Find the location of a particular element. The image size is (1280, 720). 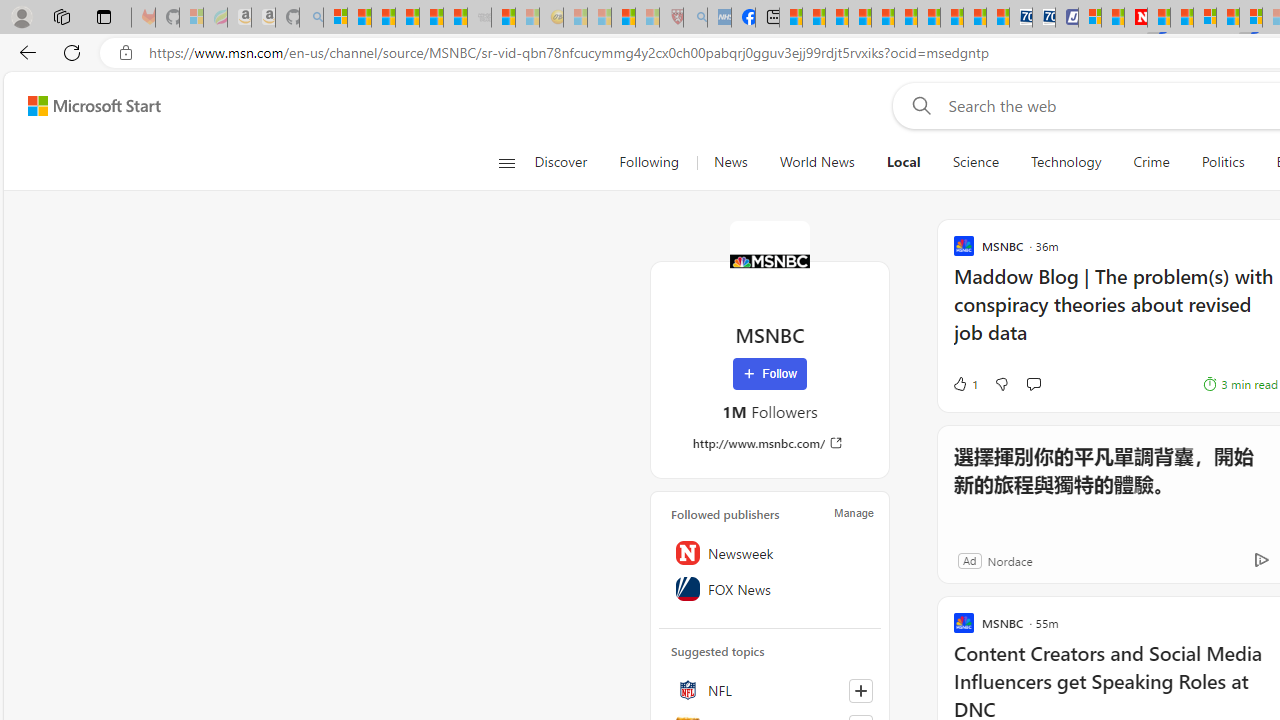

'Latest Politics News & Archive | Newsweek.com' is located at coordinates (1136, 17).